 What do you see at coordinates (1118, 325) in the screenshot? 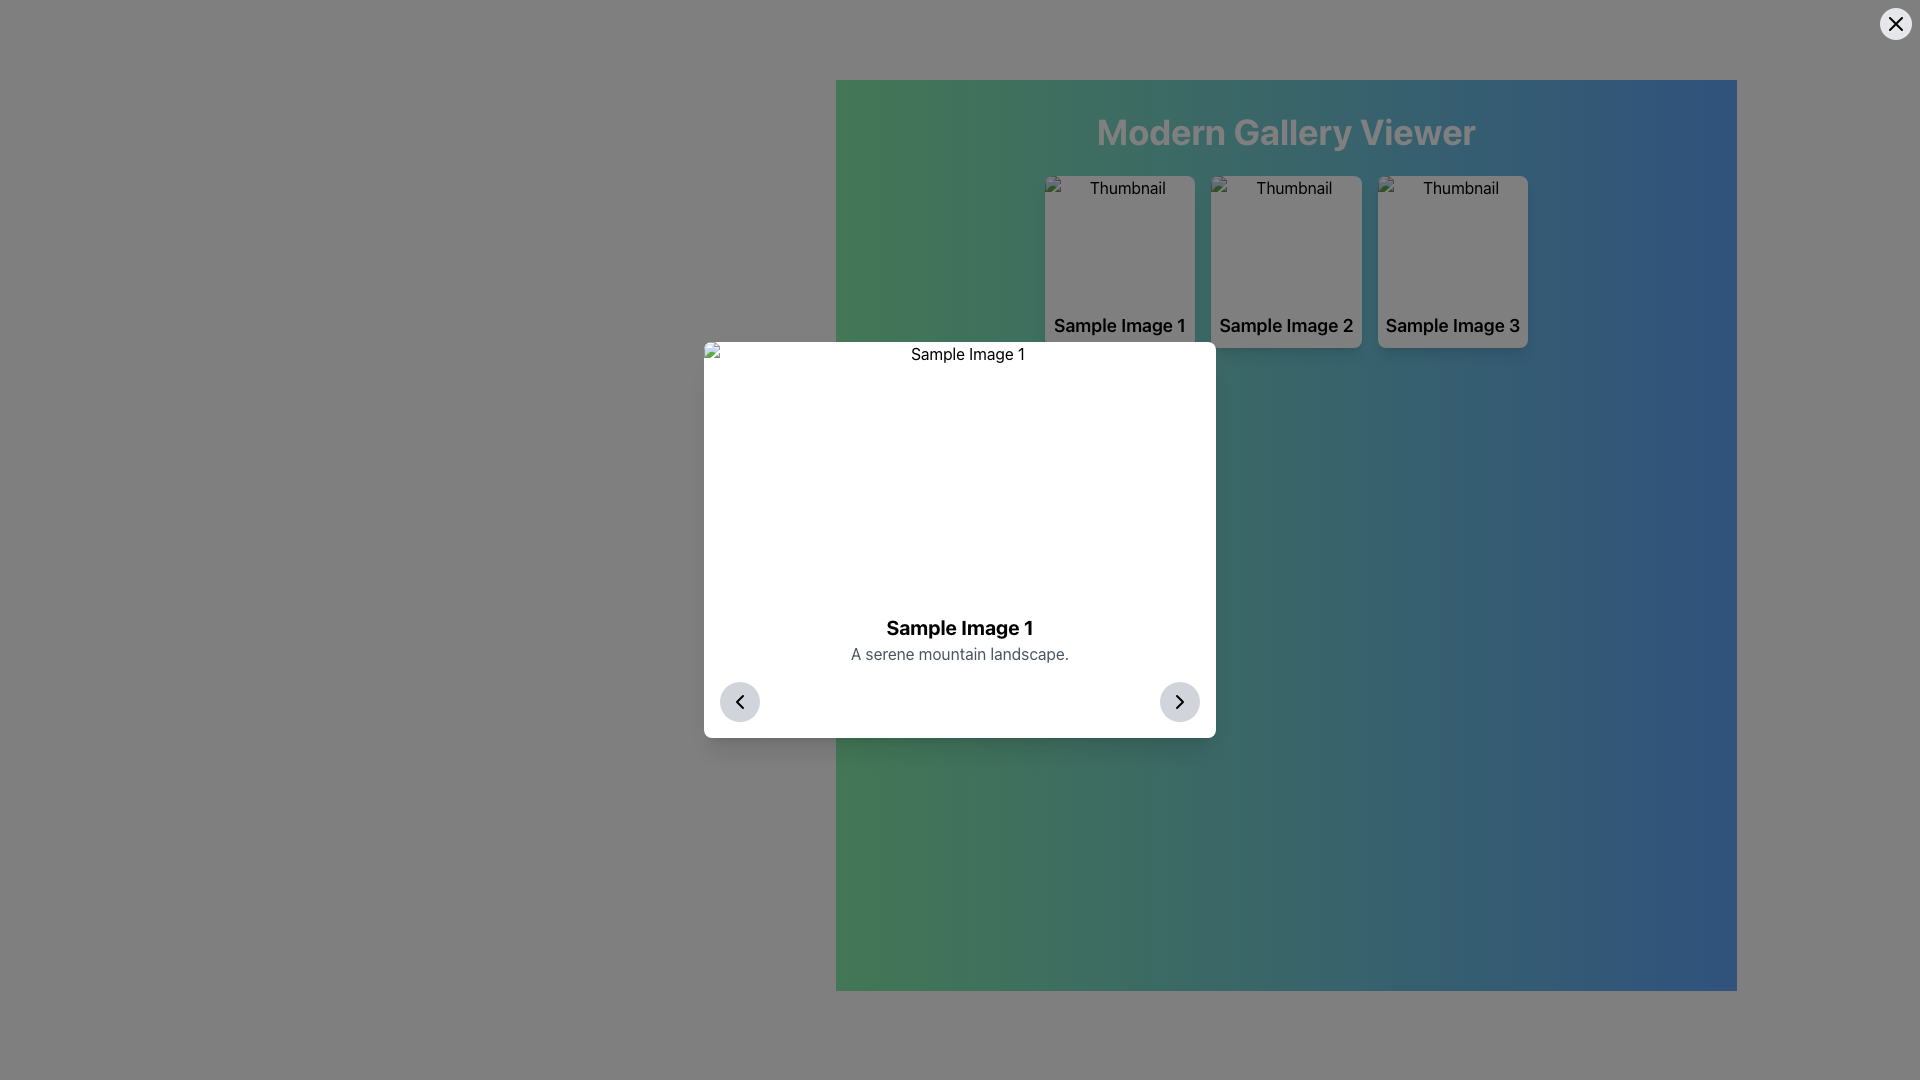
I see `displayed text of the descriptive label for the first thumbnail in the gallery viewer layout, located under the 'Modern Gallery Viewer' heading` at bounding box center [1118, 325].